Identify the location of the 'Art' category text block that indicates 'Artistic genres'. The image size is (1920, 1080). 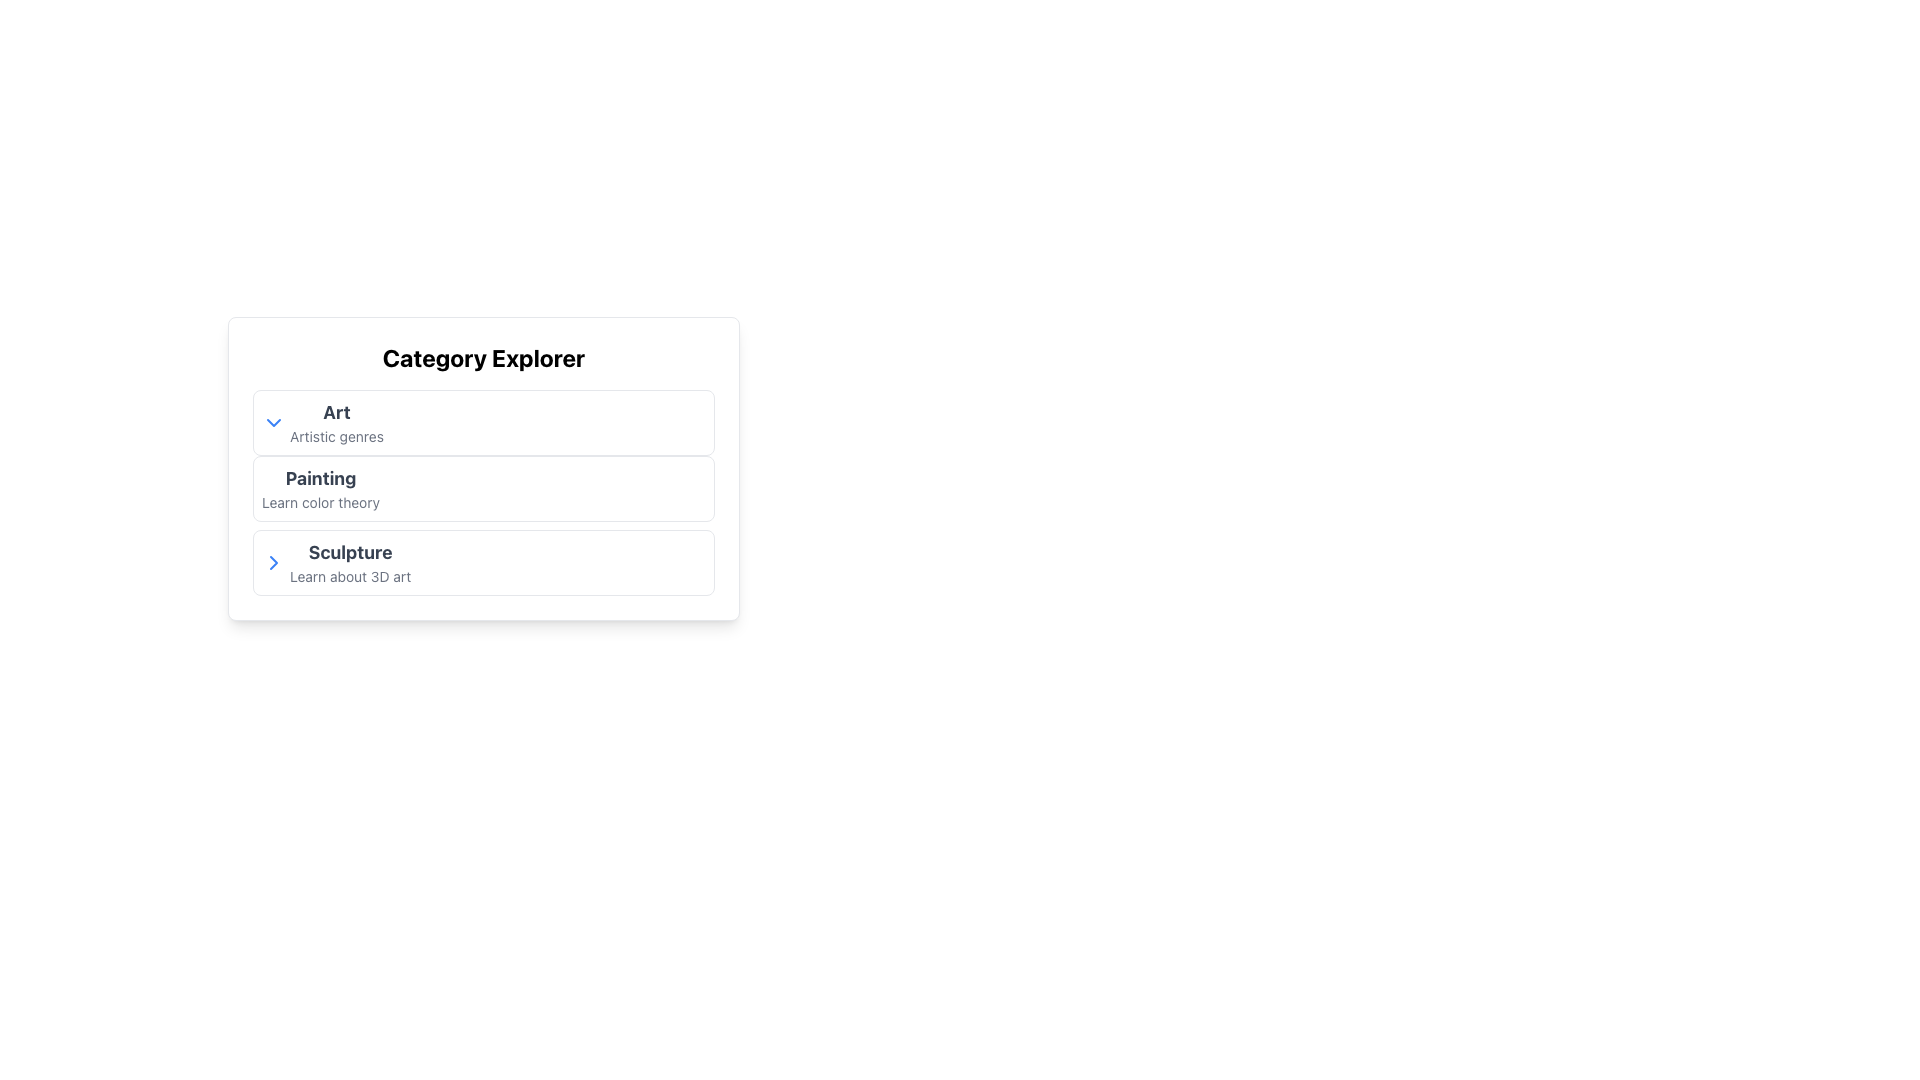
(336, 422).